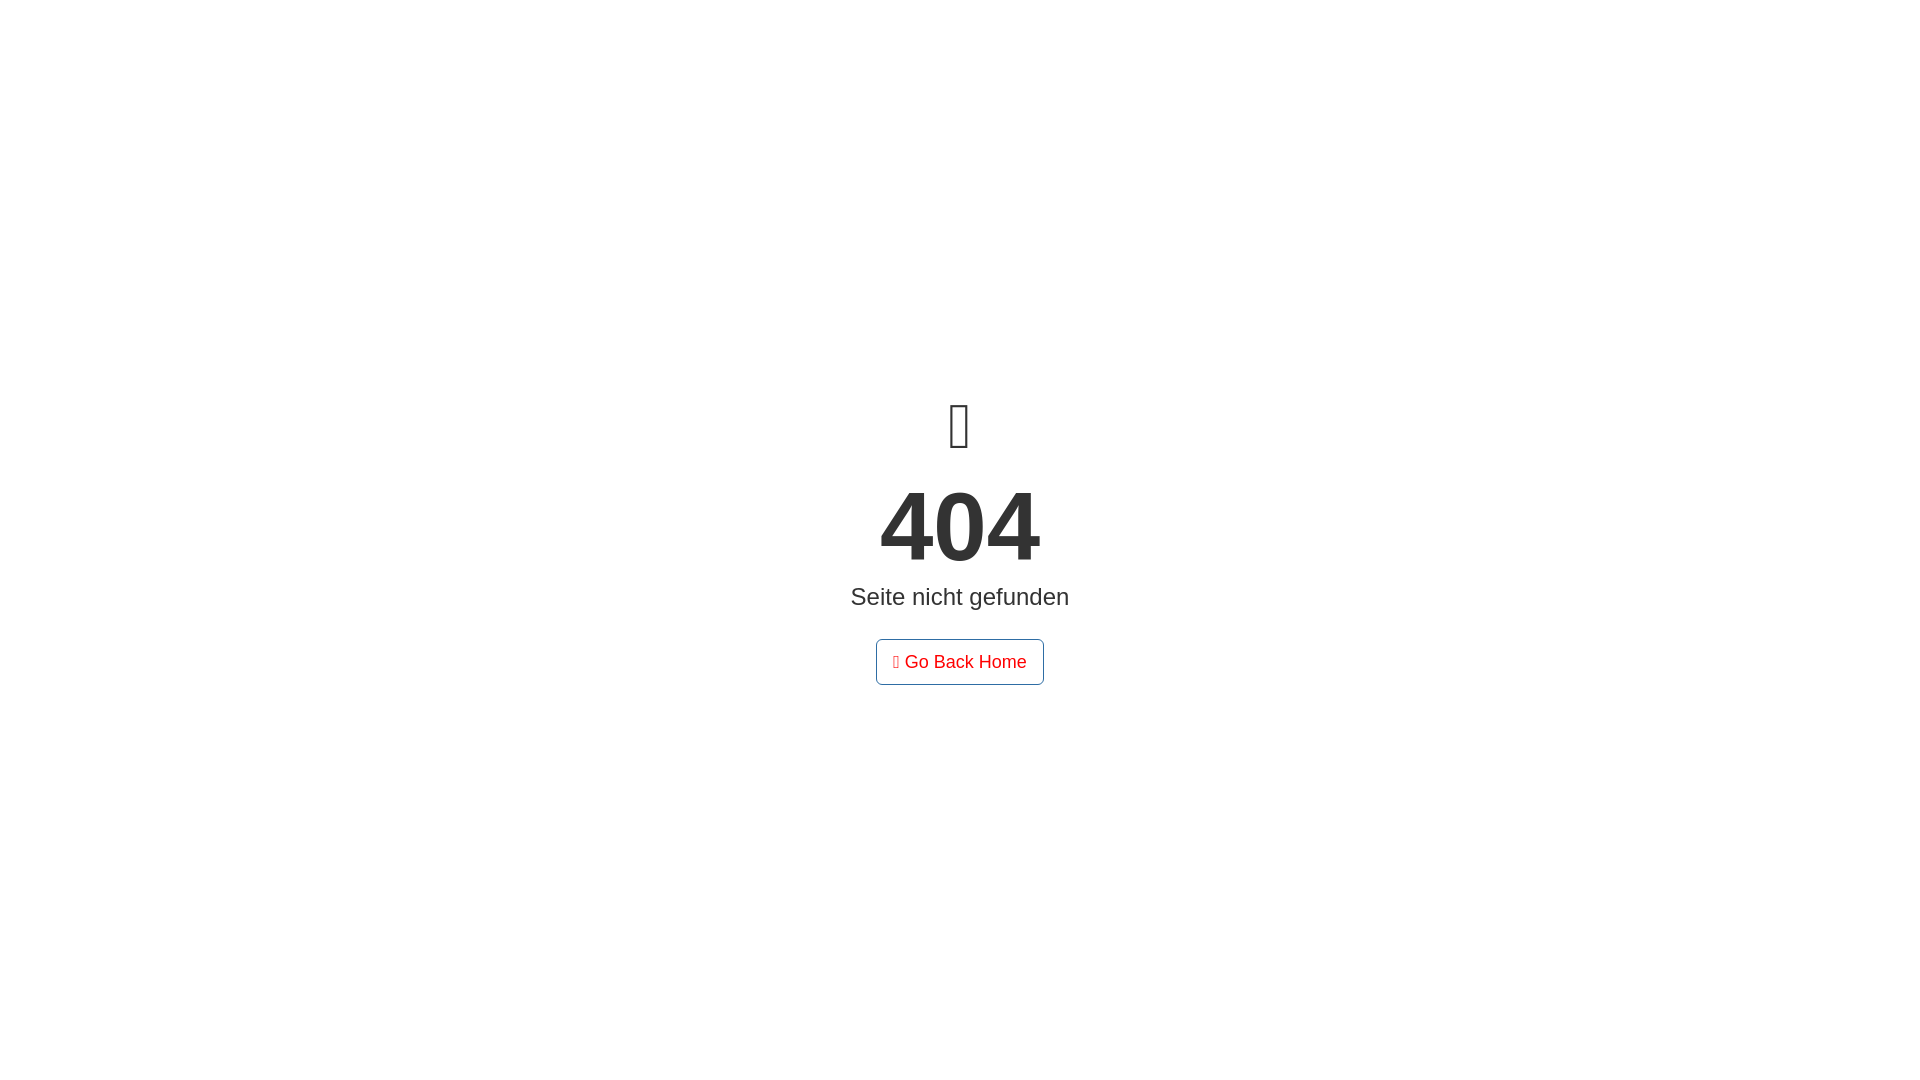  I want to click on 'Go Back Home', so click(875, 662).